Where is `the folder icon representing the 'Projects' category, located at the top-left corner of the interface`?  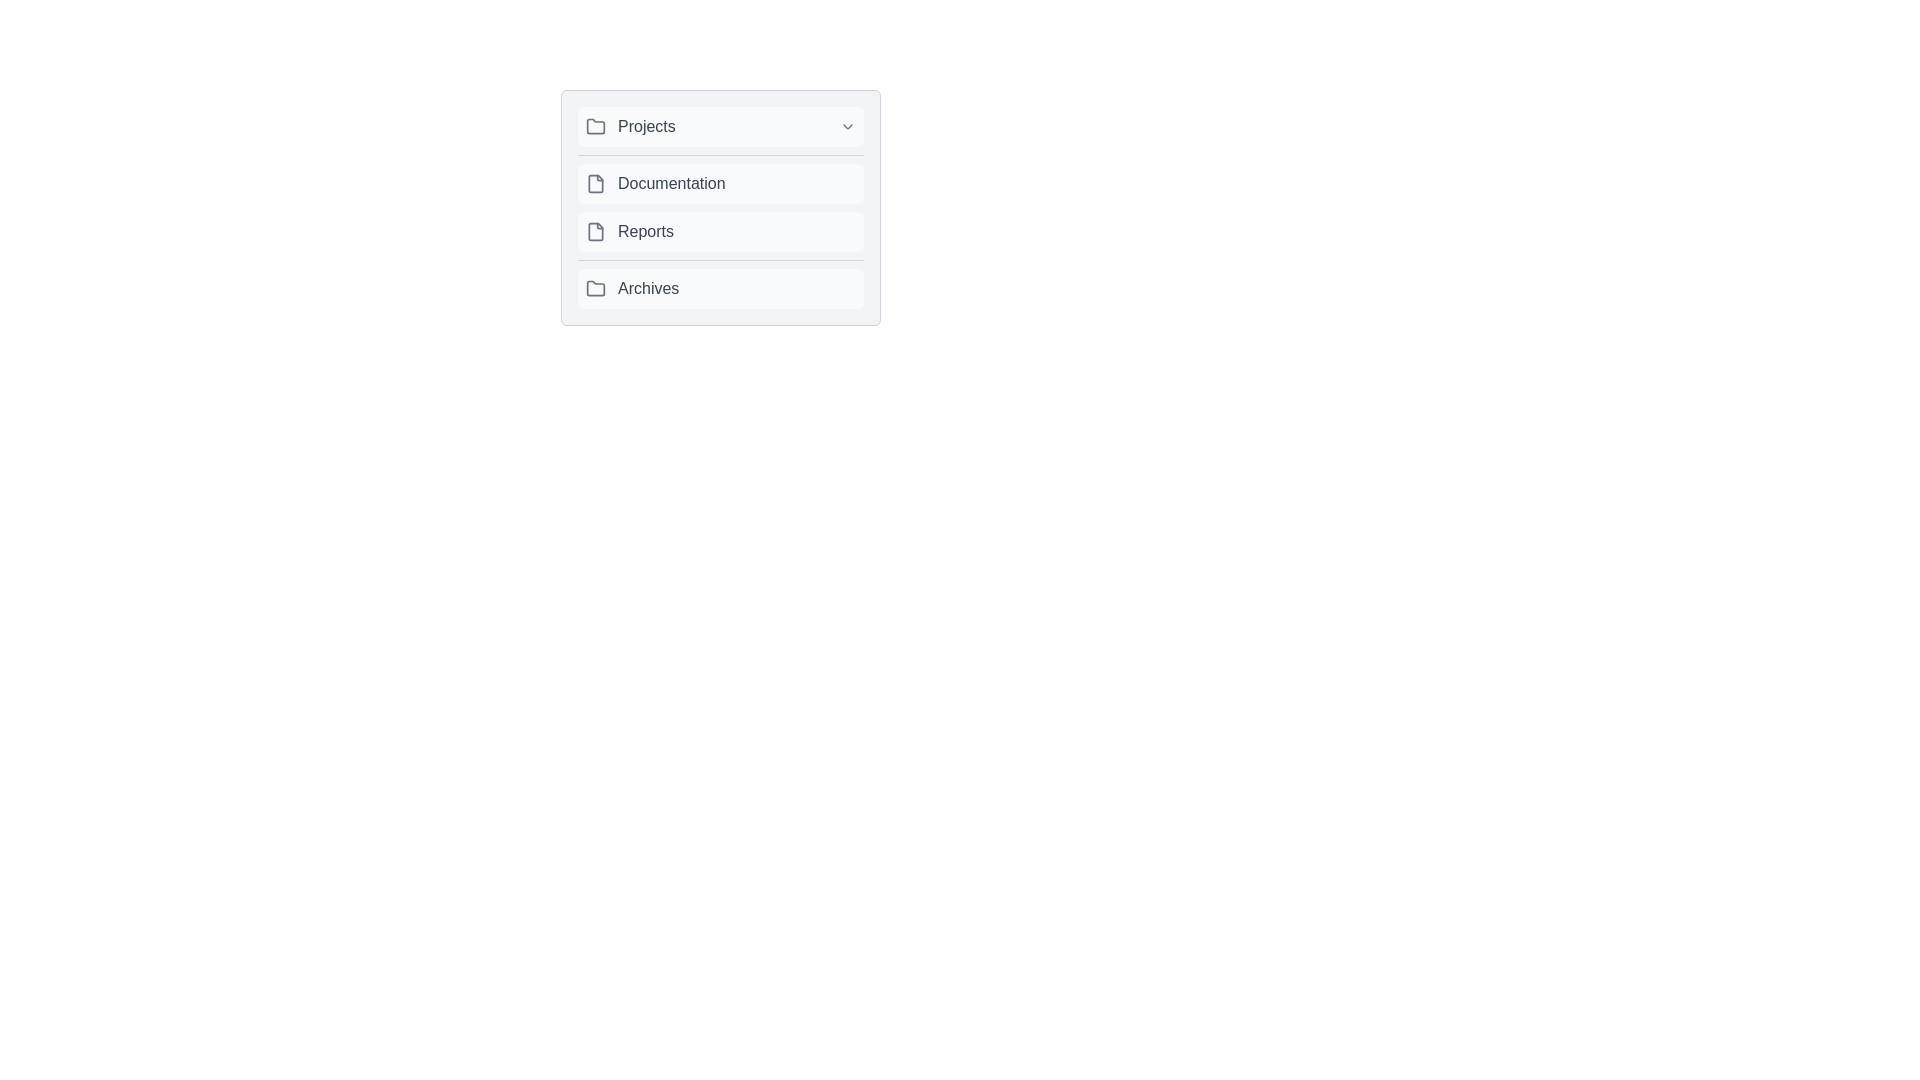
the folder icon representing the 'Projects' category, located at the top-left corner of the interface is located at coordinates (594, 127).